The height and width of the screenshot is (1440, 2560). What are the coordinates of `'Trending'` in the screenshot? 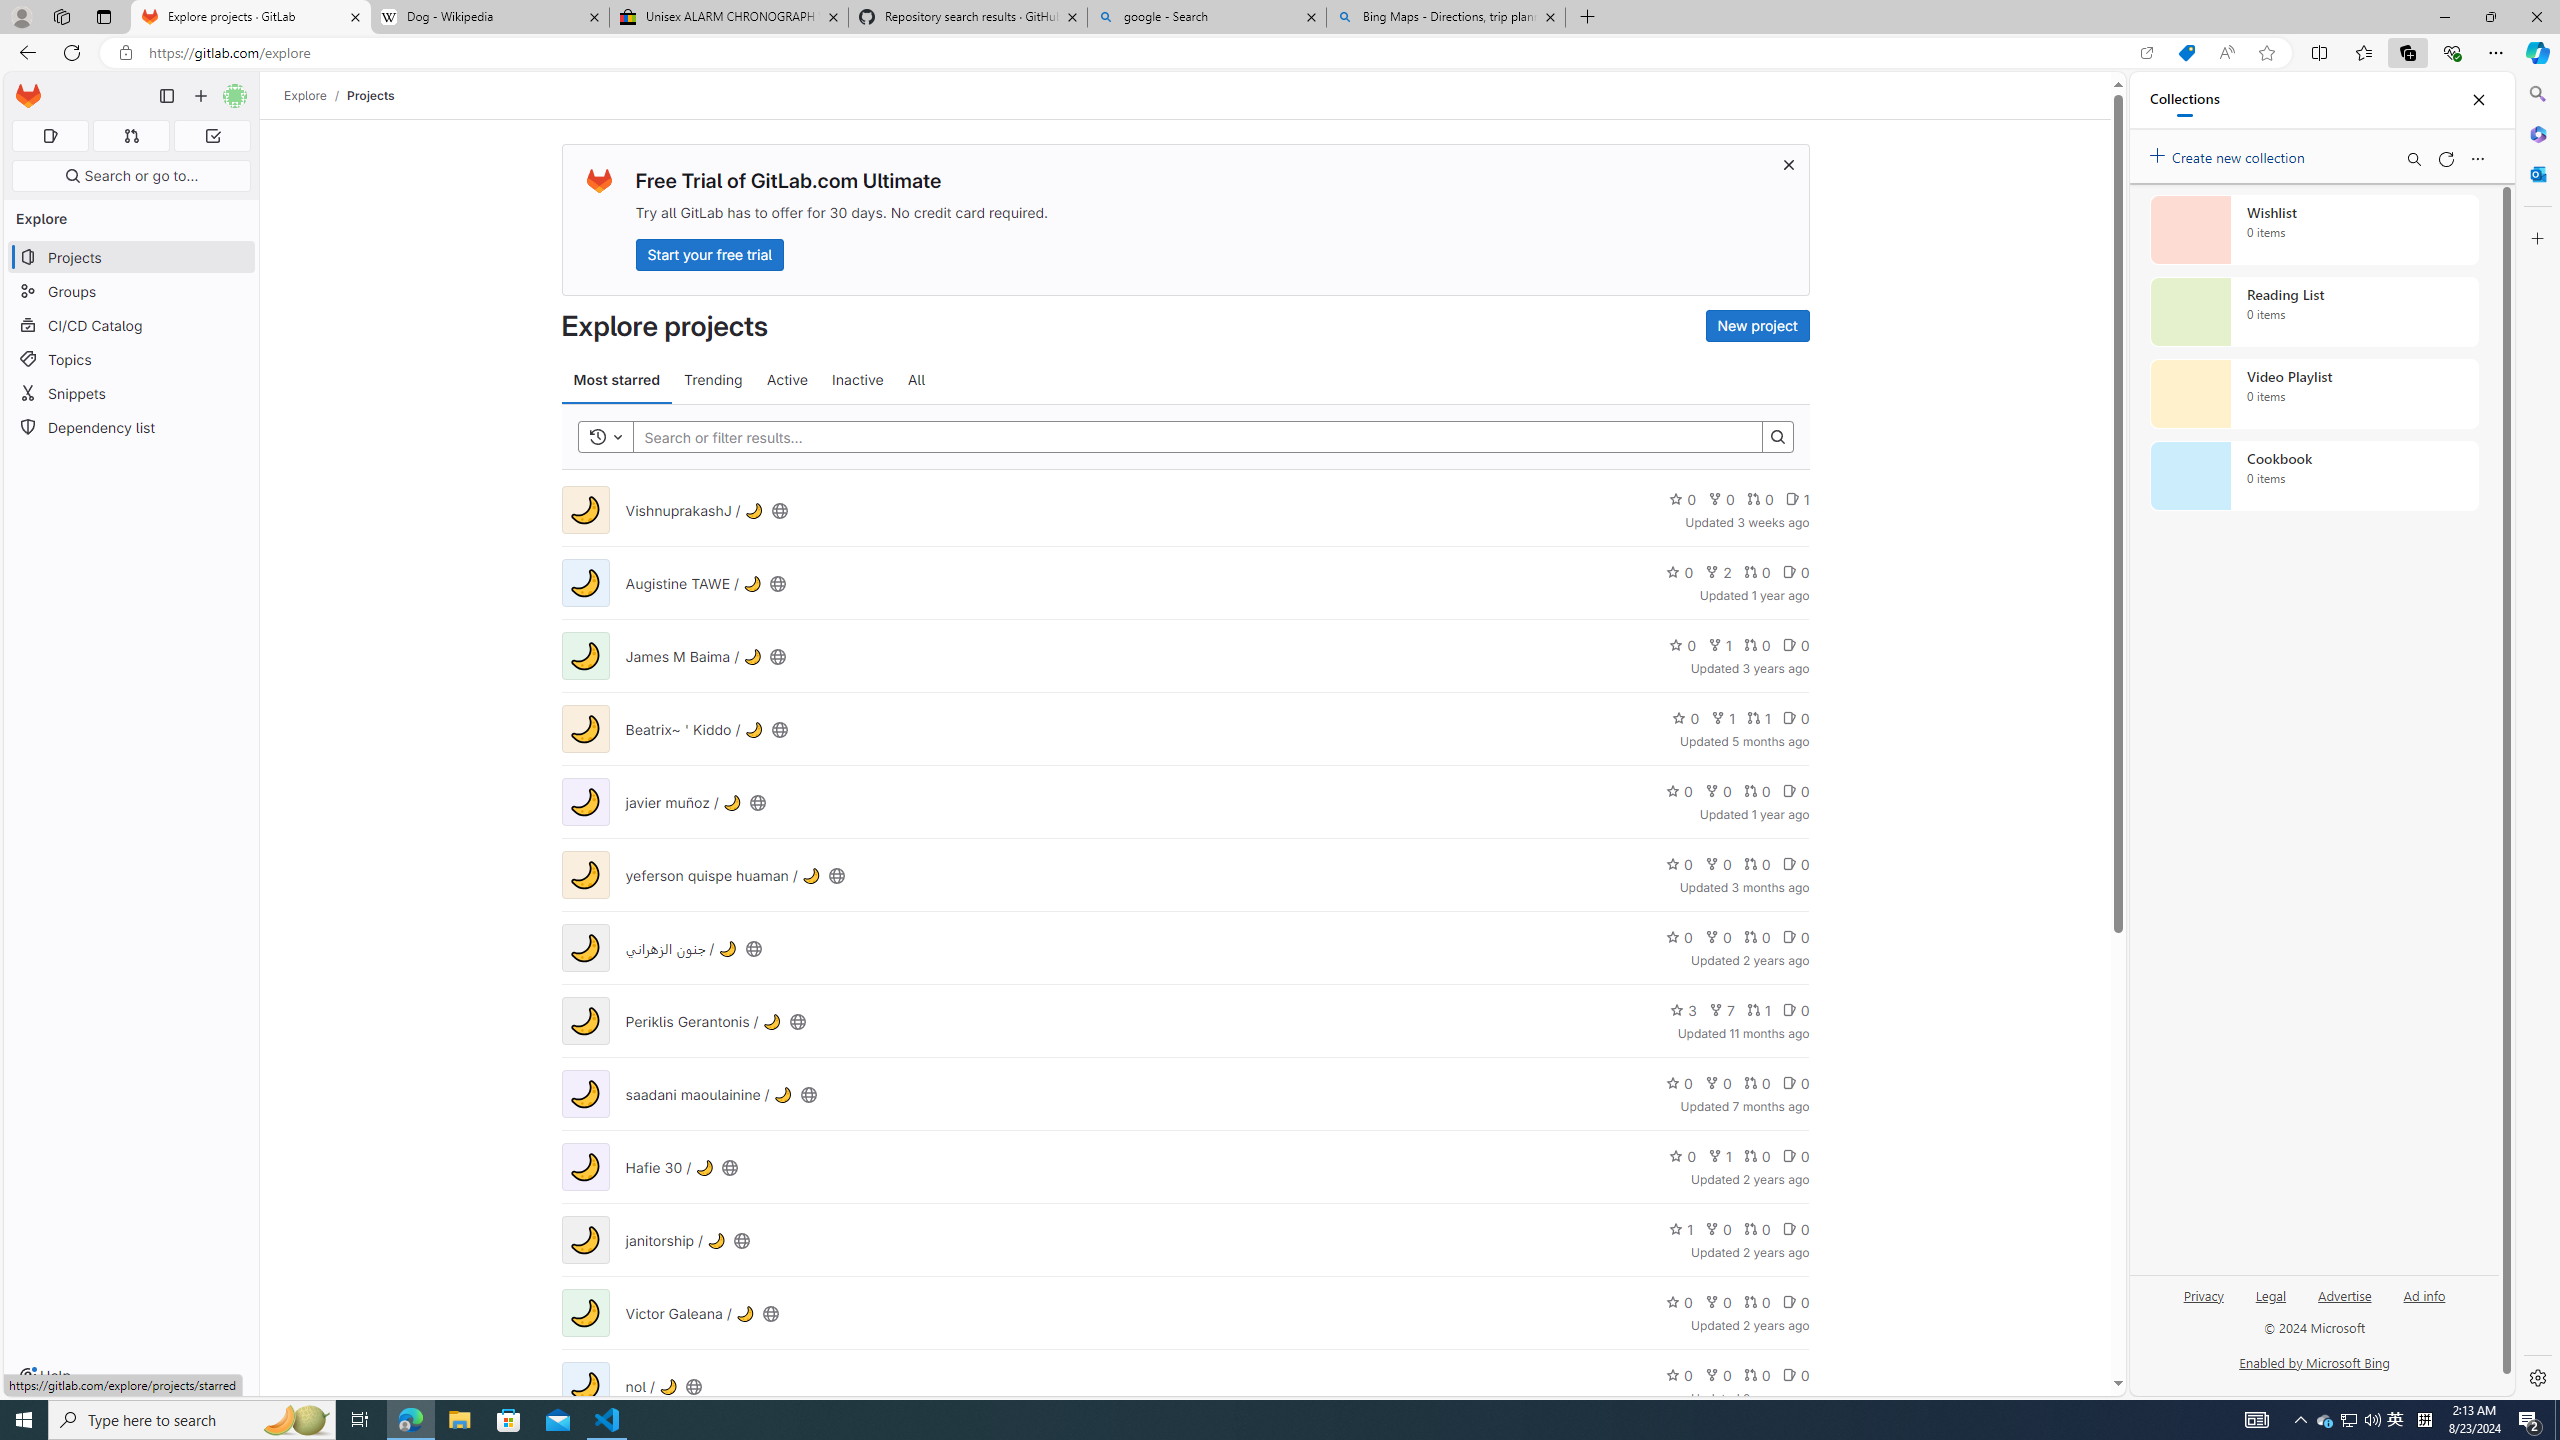 It's located at (712, 379).